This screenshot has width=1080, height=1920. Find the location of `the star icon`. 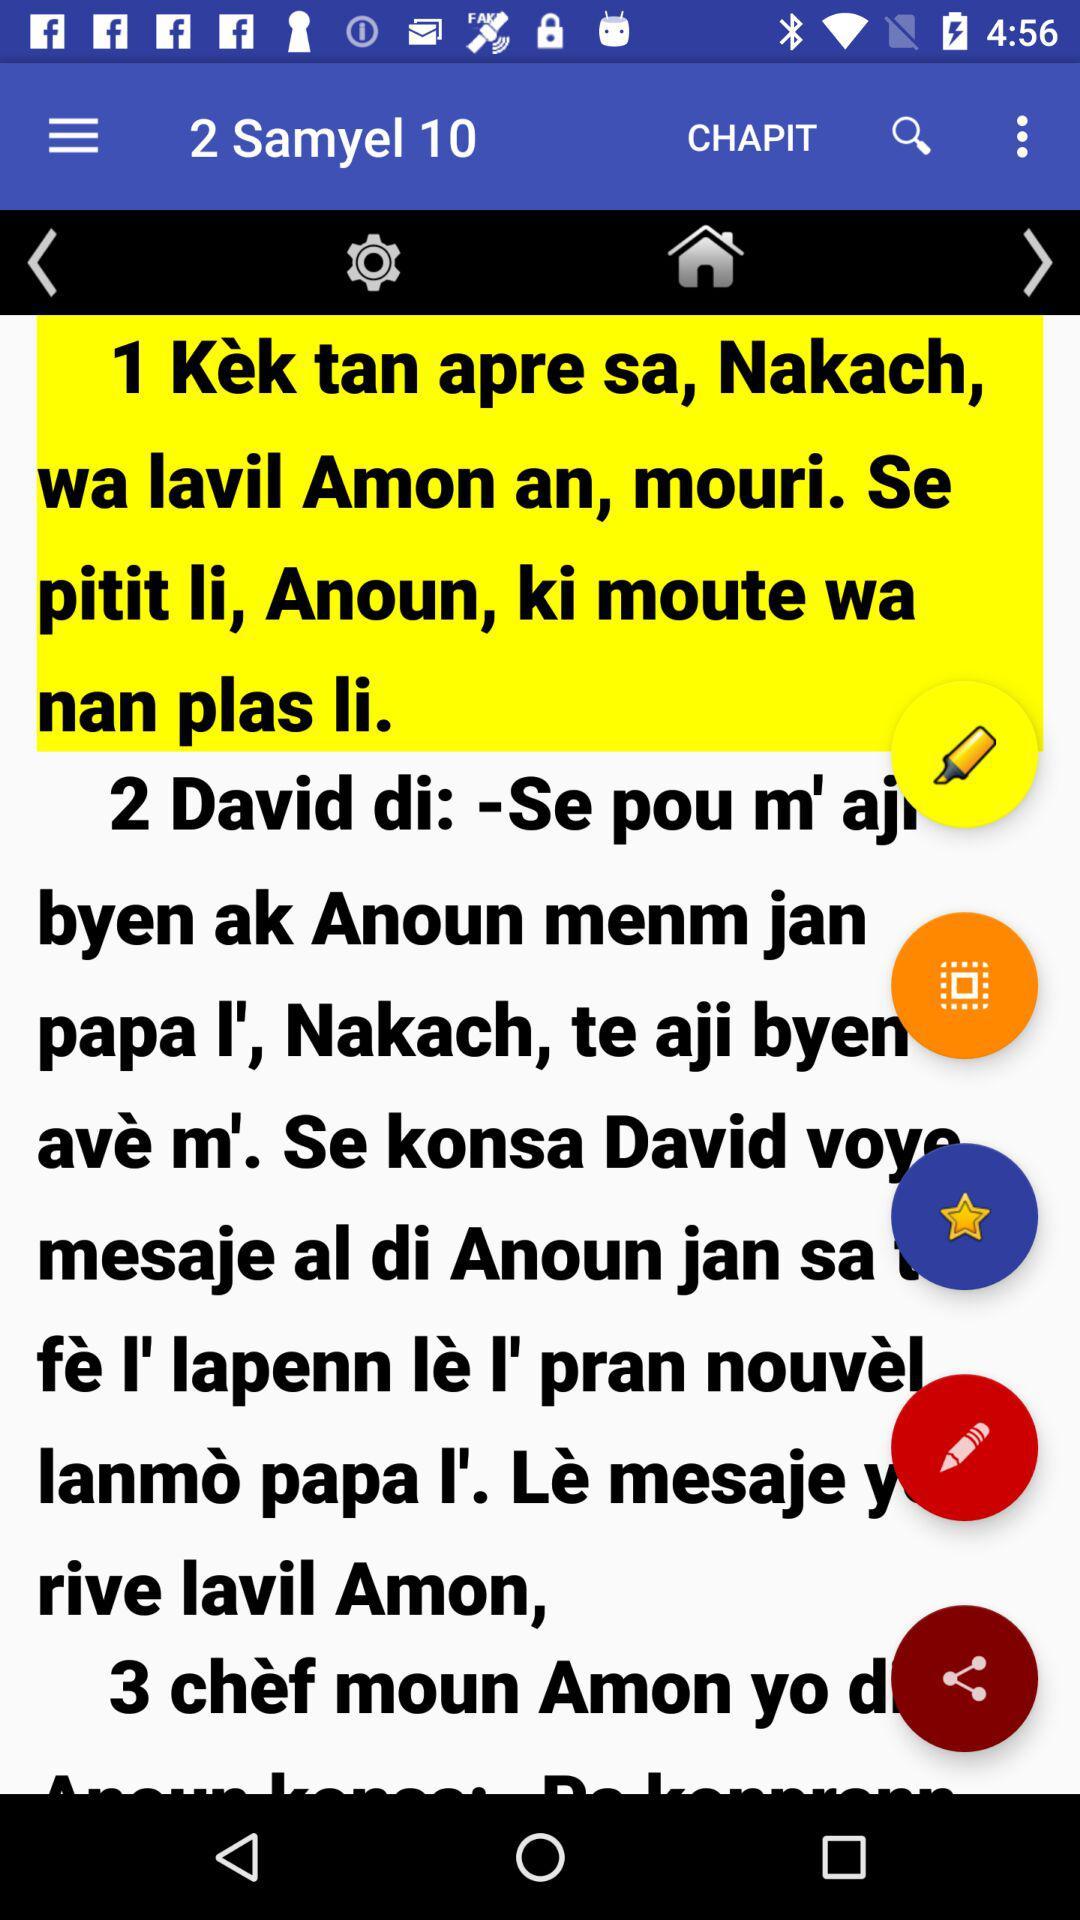

the star icon is located at coordinates (963, 1215).